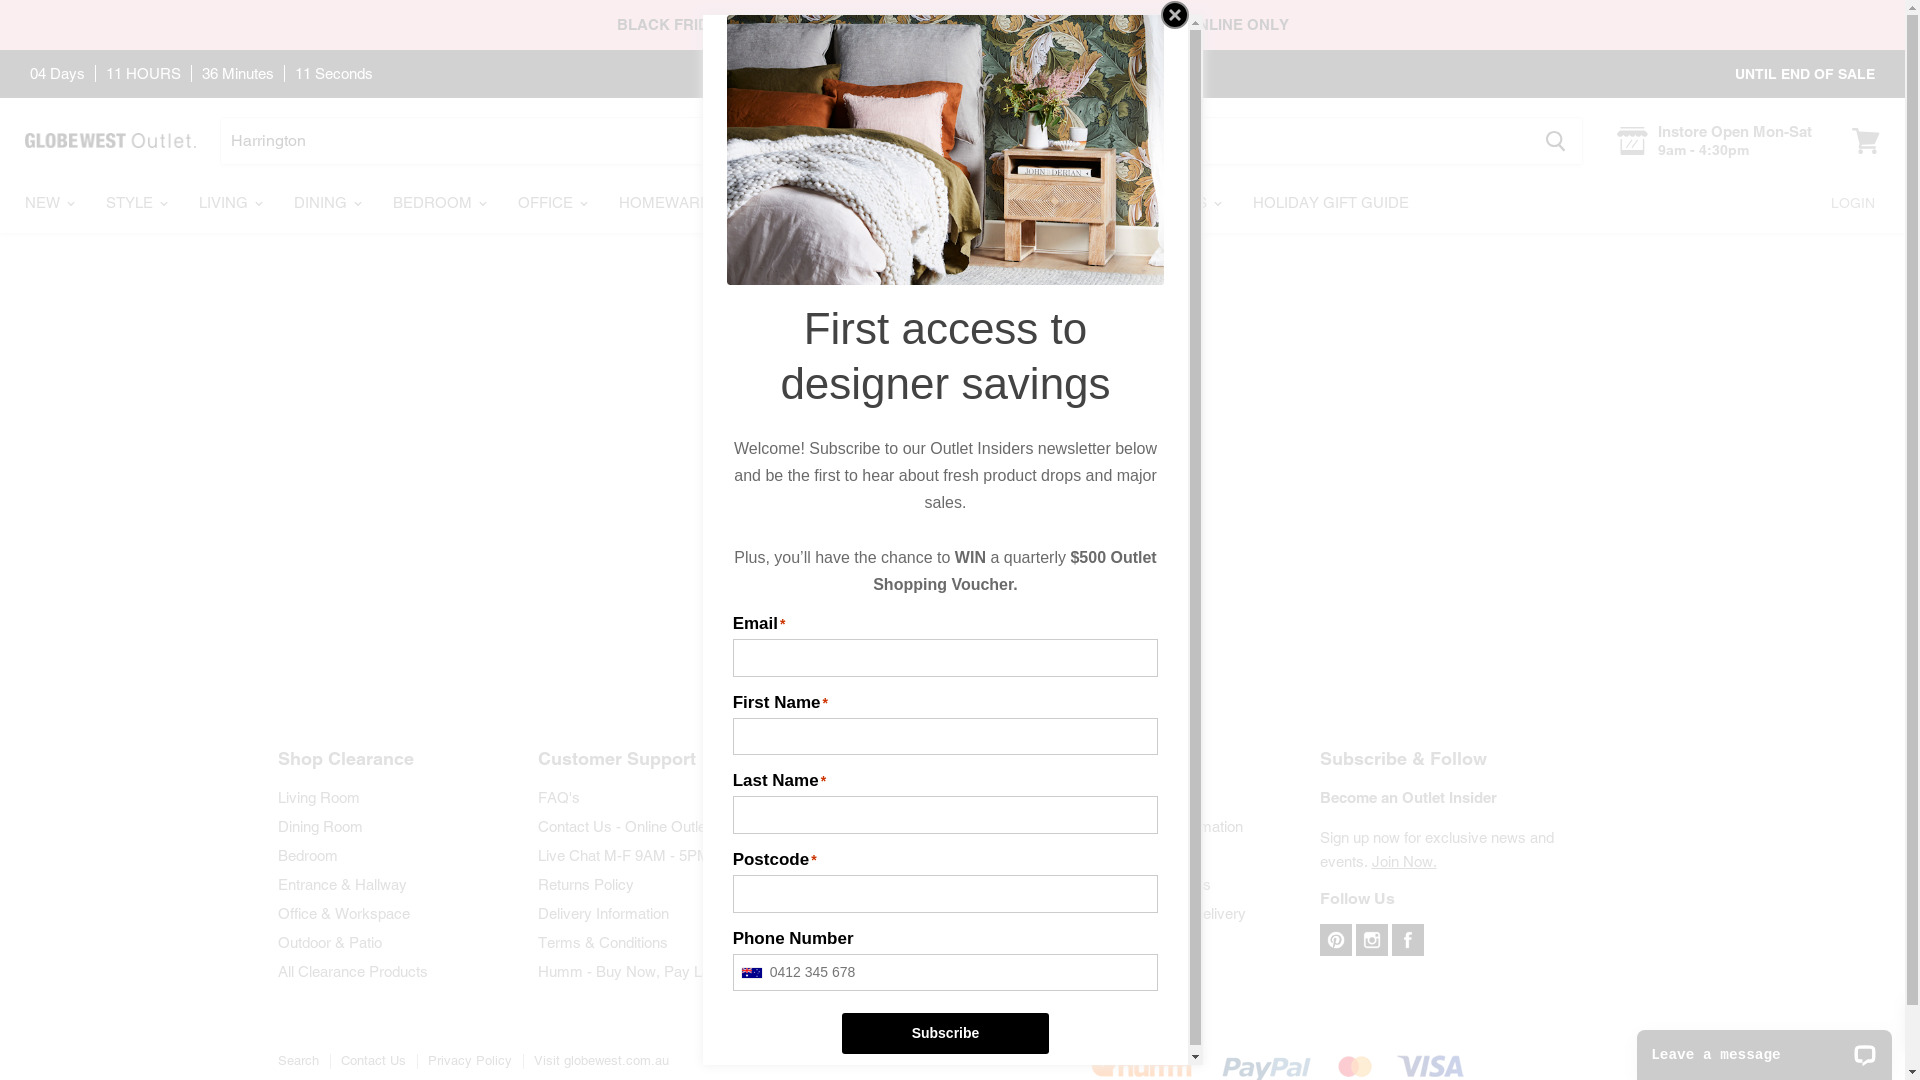 The image size is (1920, 1080). What do you see at coordinates (537, 942) in the screenshot?
I see `'Terms & Conditions'` at bounding box center [537, 942].